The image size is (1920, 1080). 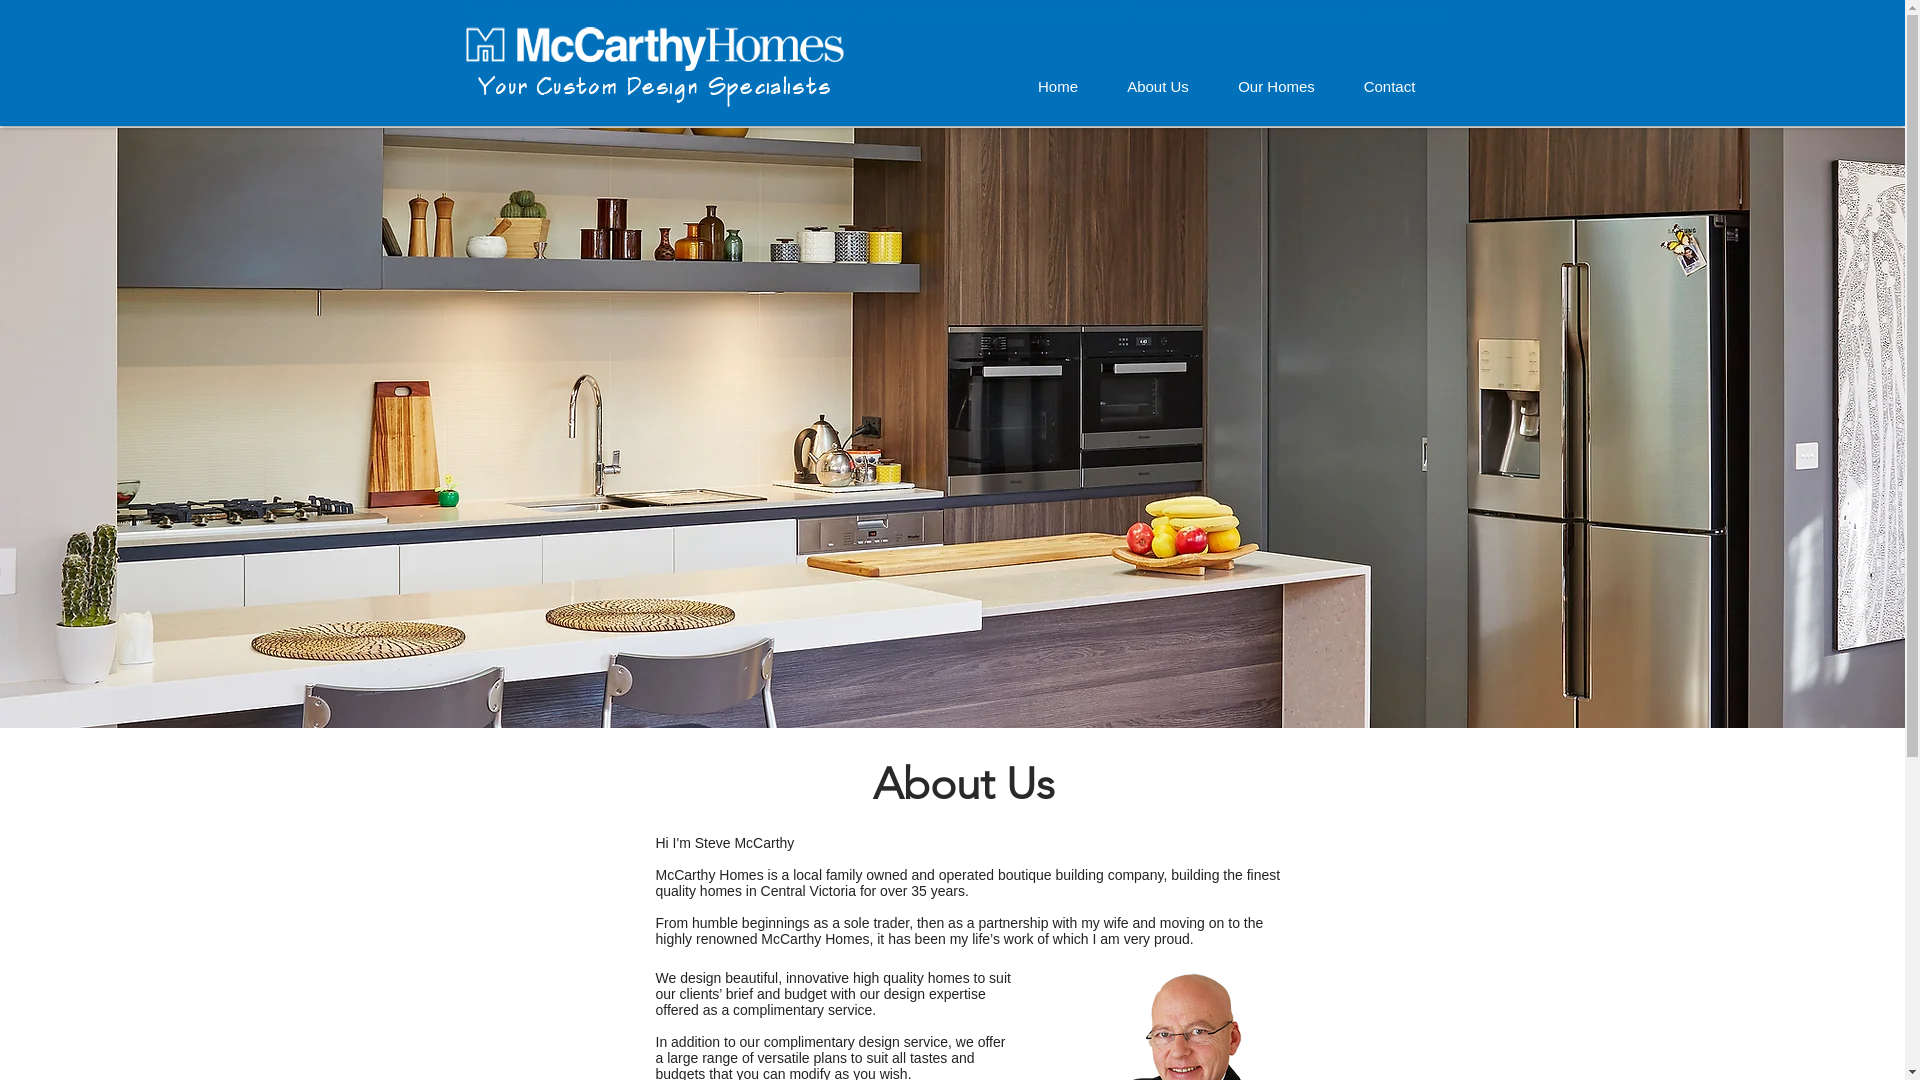 What do you see at coordinates (1275, 86) in the screenshot?
I see `'Our Homes'` at bounding box center [1275, 86].